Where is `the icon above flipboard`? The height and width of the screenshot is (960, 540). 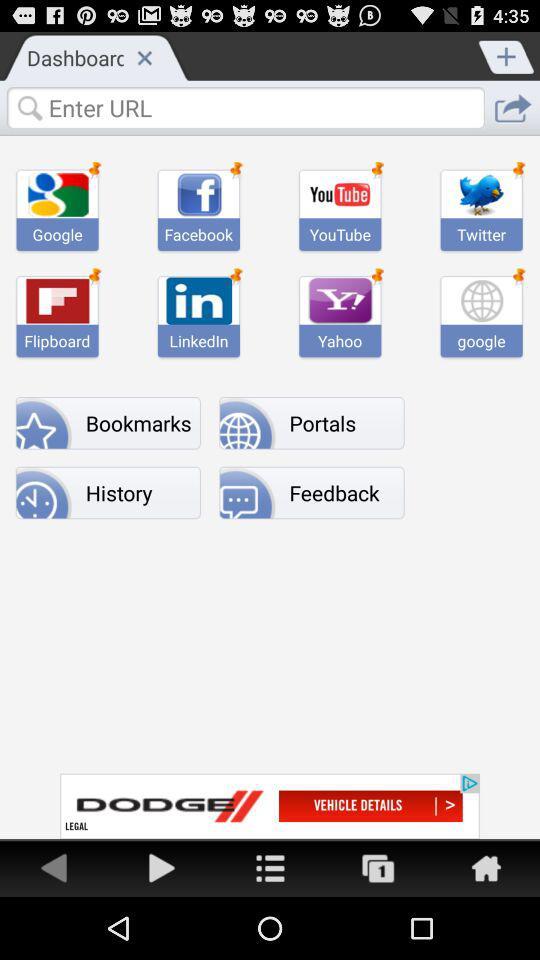
the icon above flipboard is located at coordinates (57, 299).